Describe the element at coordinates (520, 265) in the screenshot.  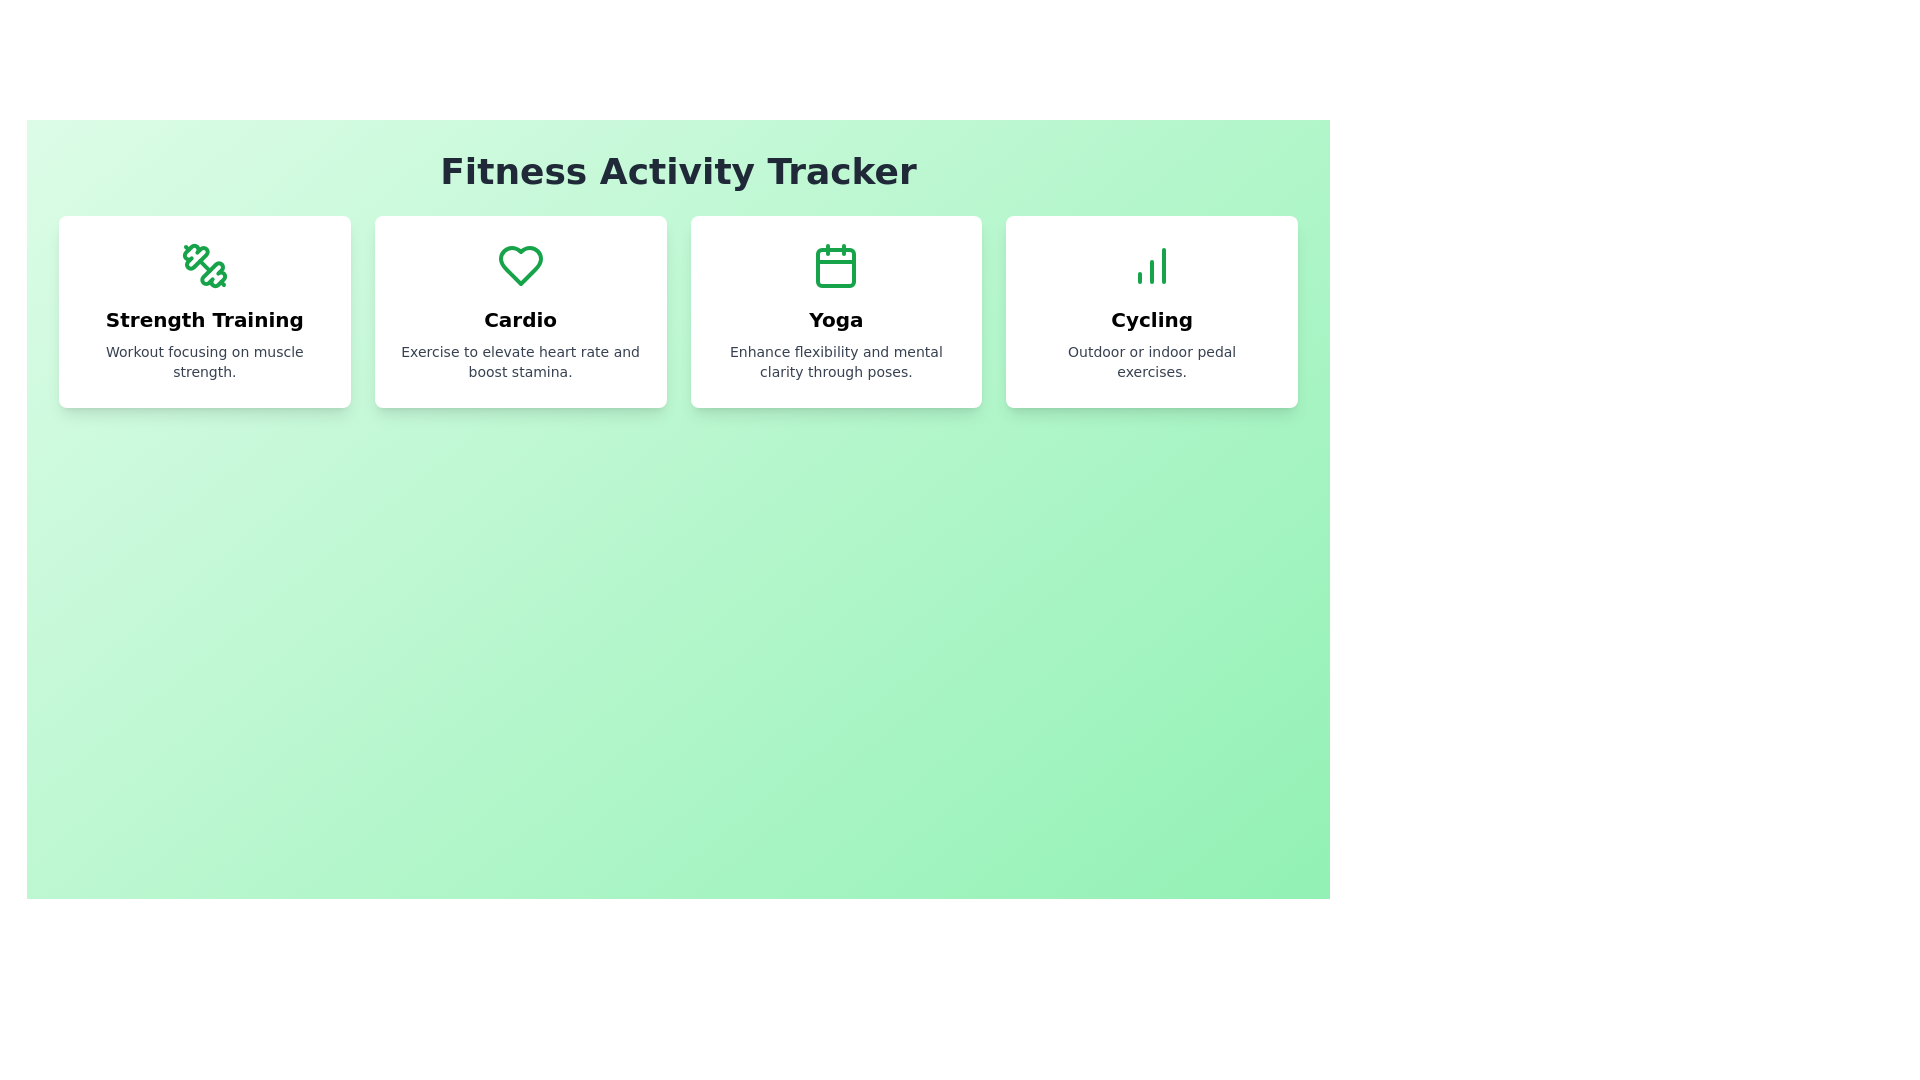
I see `the heart-shaped icon with a green outline located above the text 'Cardio' within the 'Cardio' card` at that location.